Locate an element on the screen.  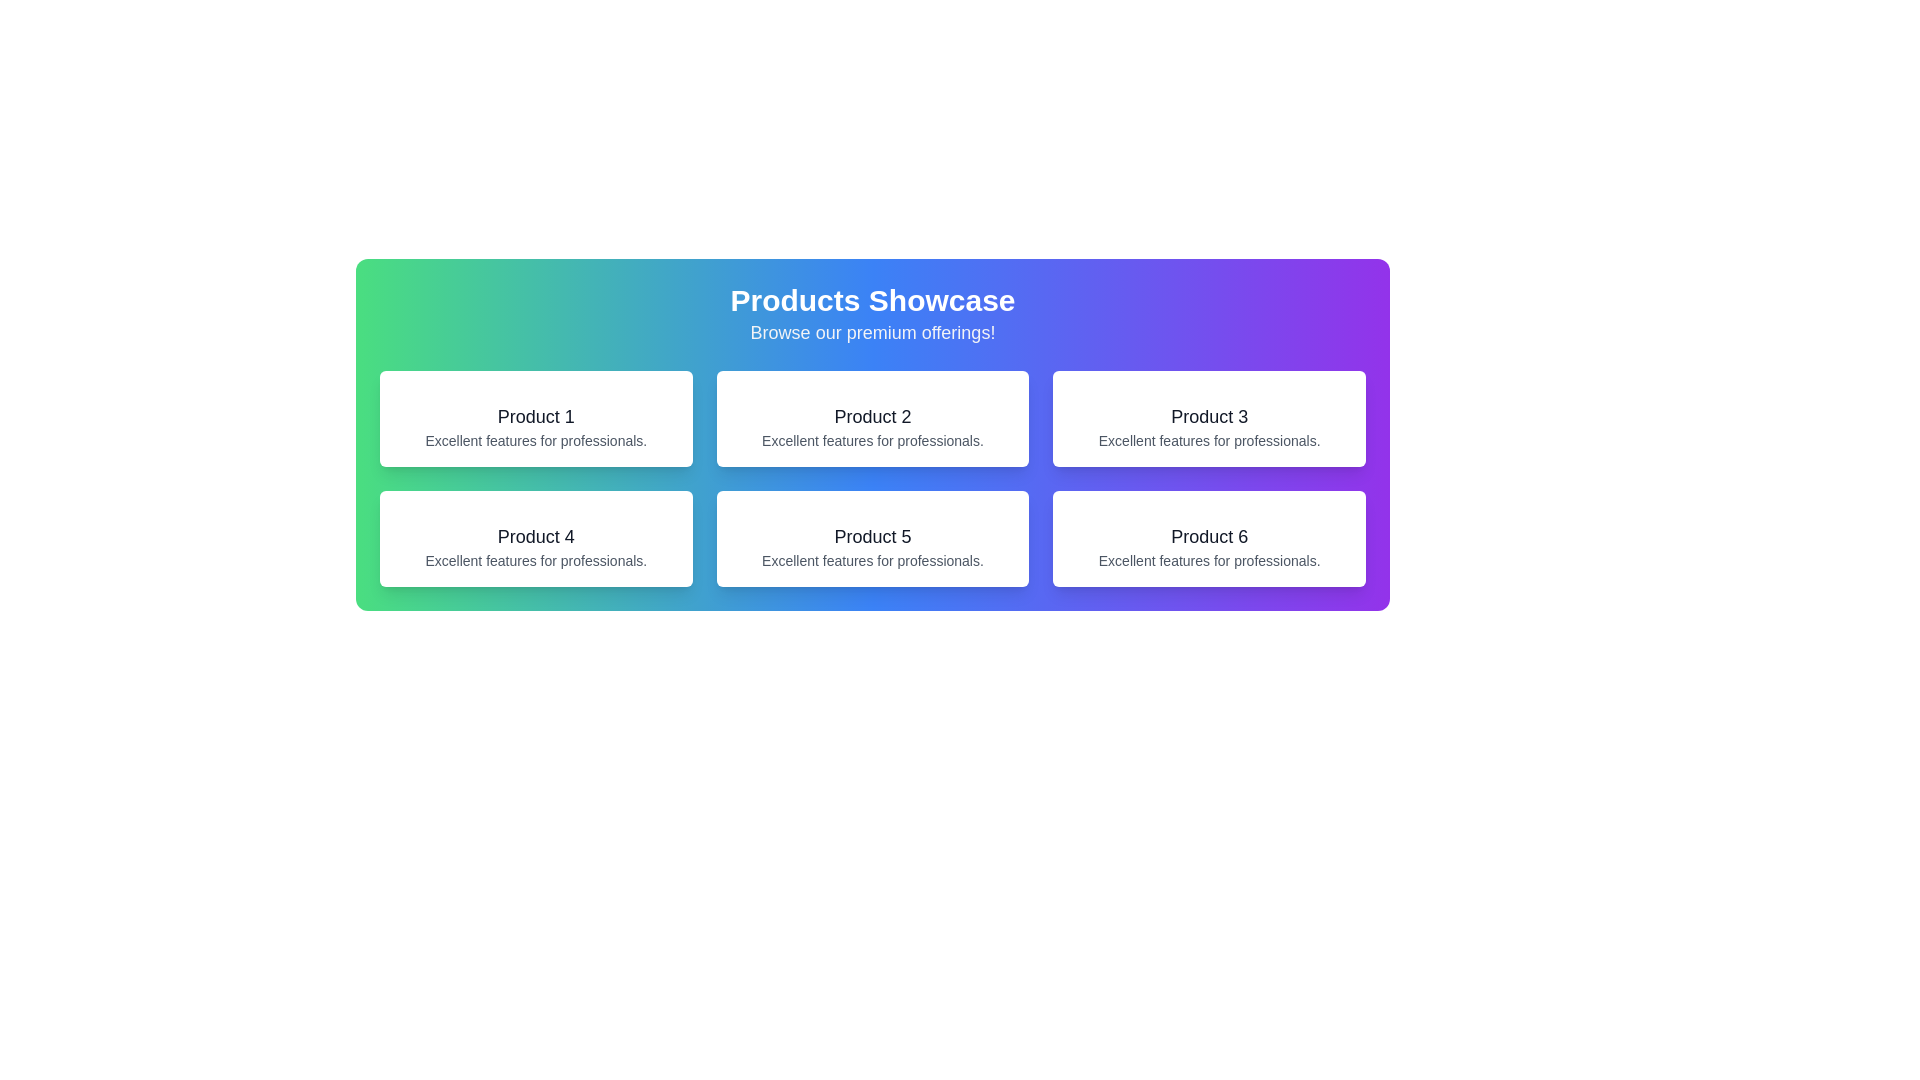
the card titled 'Product 6' which has a white background and rounded corners, located in the second row of a grid layout is located at coordinates (1208, 538).